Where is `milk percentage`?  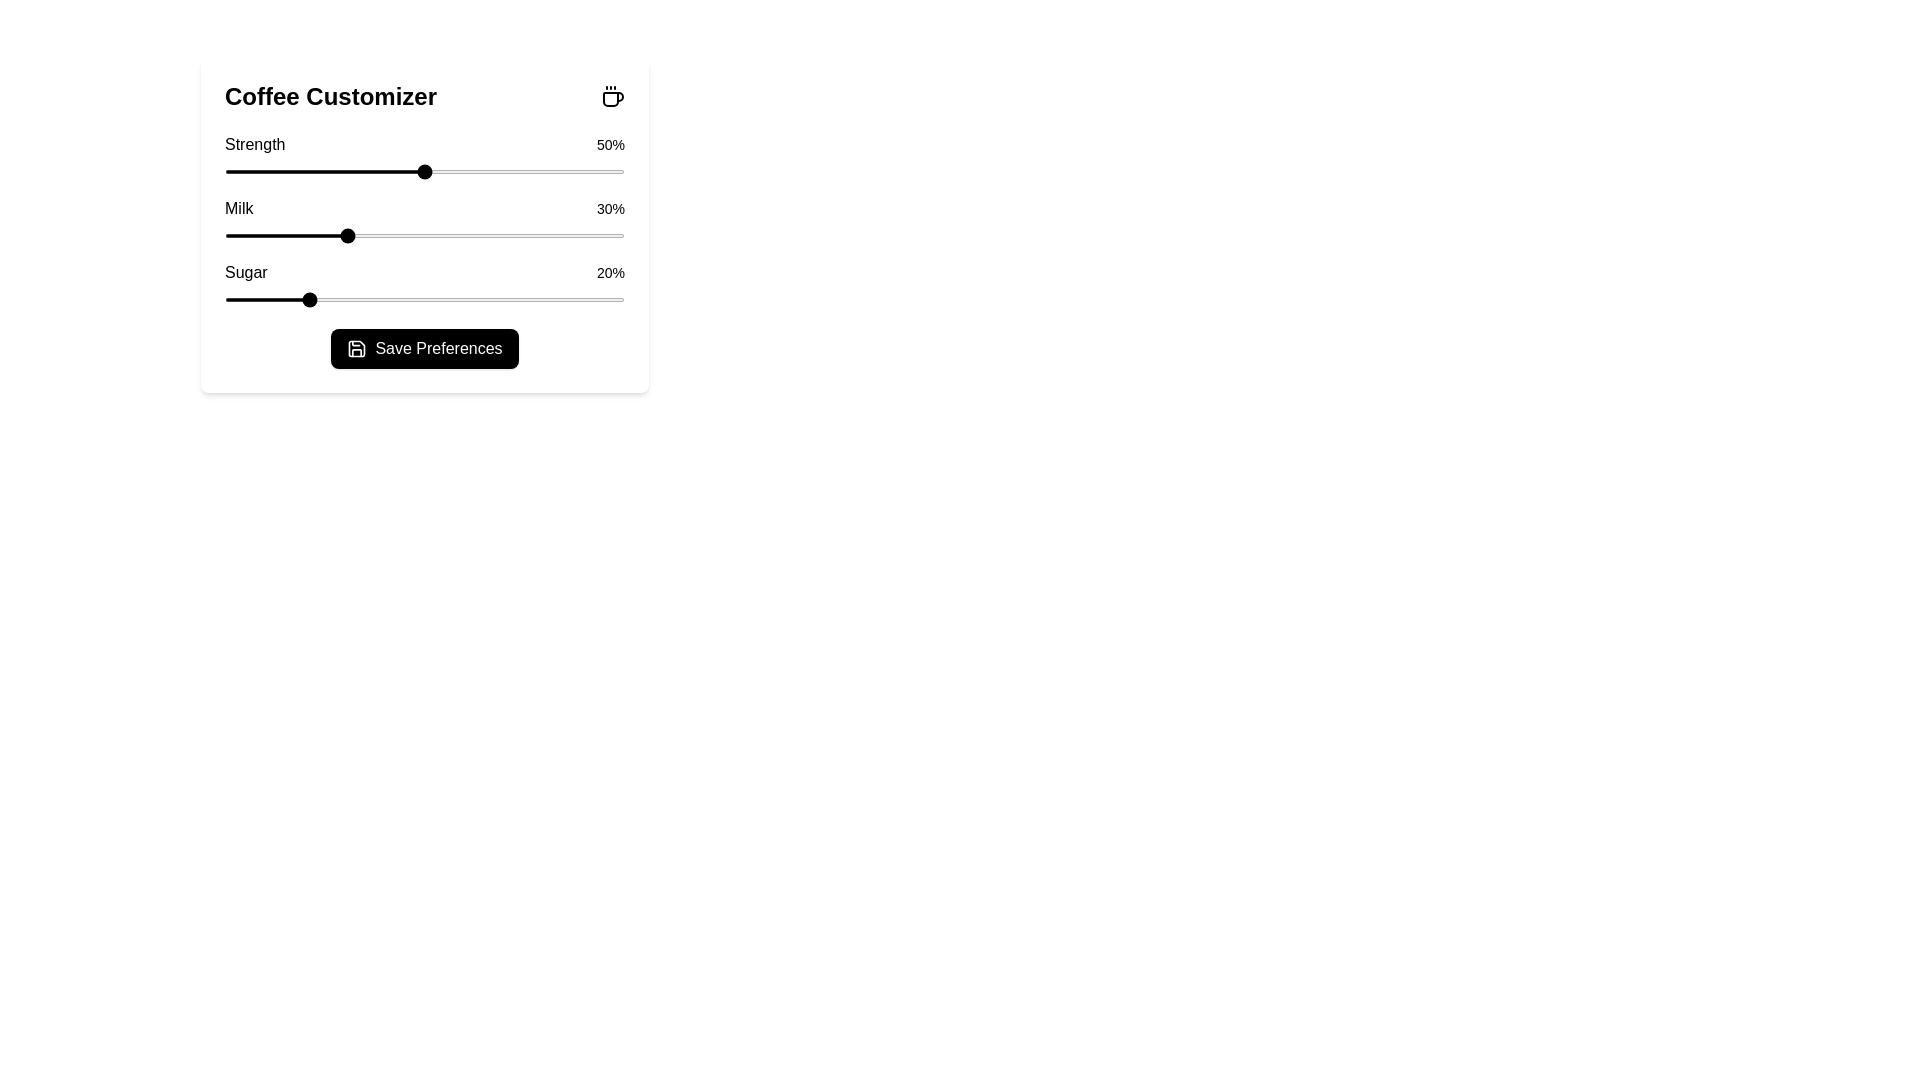
milk percentage is located at coordinates (560, 234).